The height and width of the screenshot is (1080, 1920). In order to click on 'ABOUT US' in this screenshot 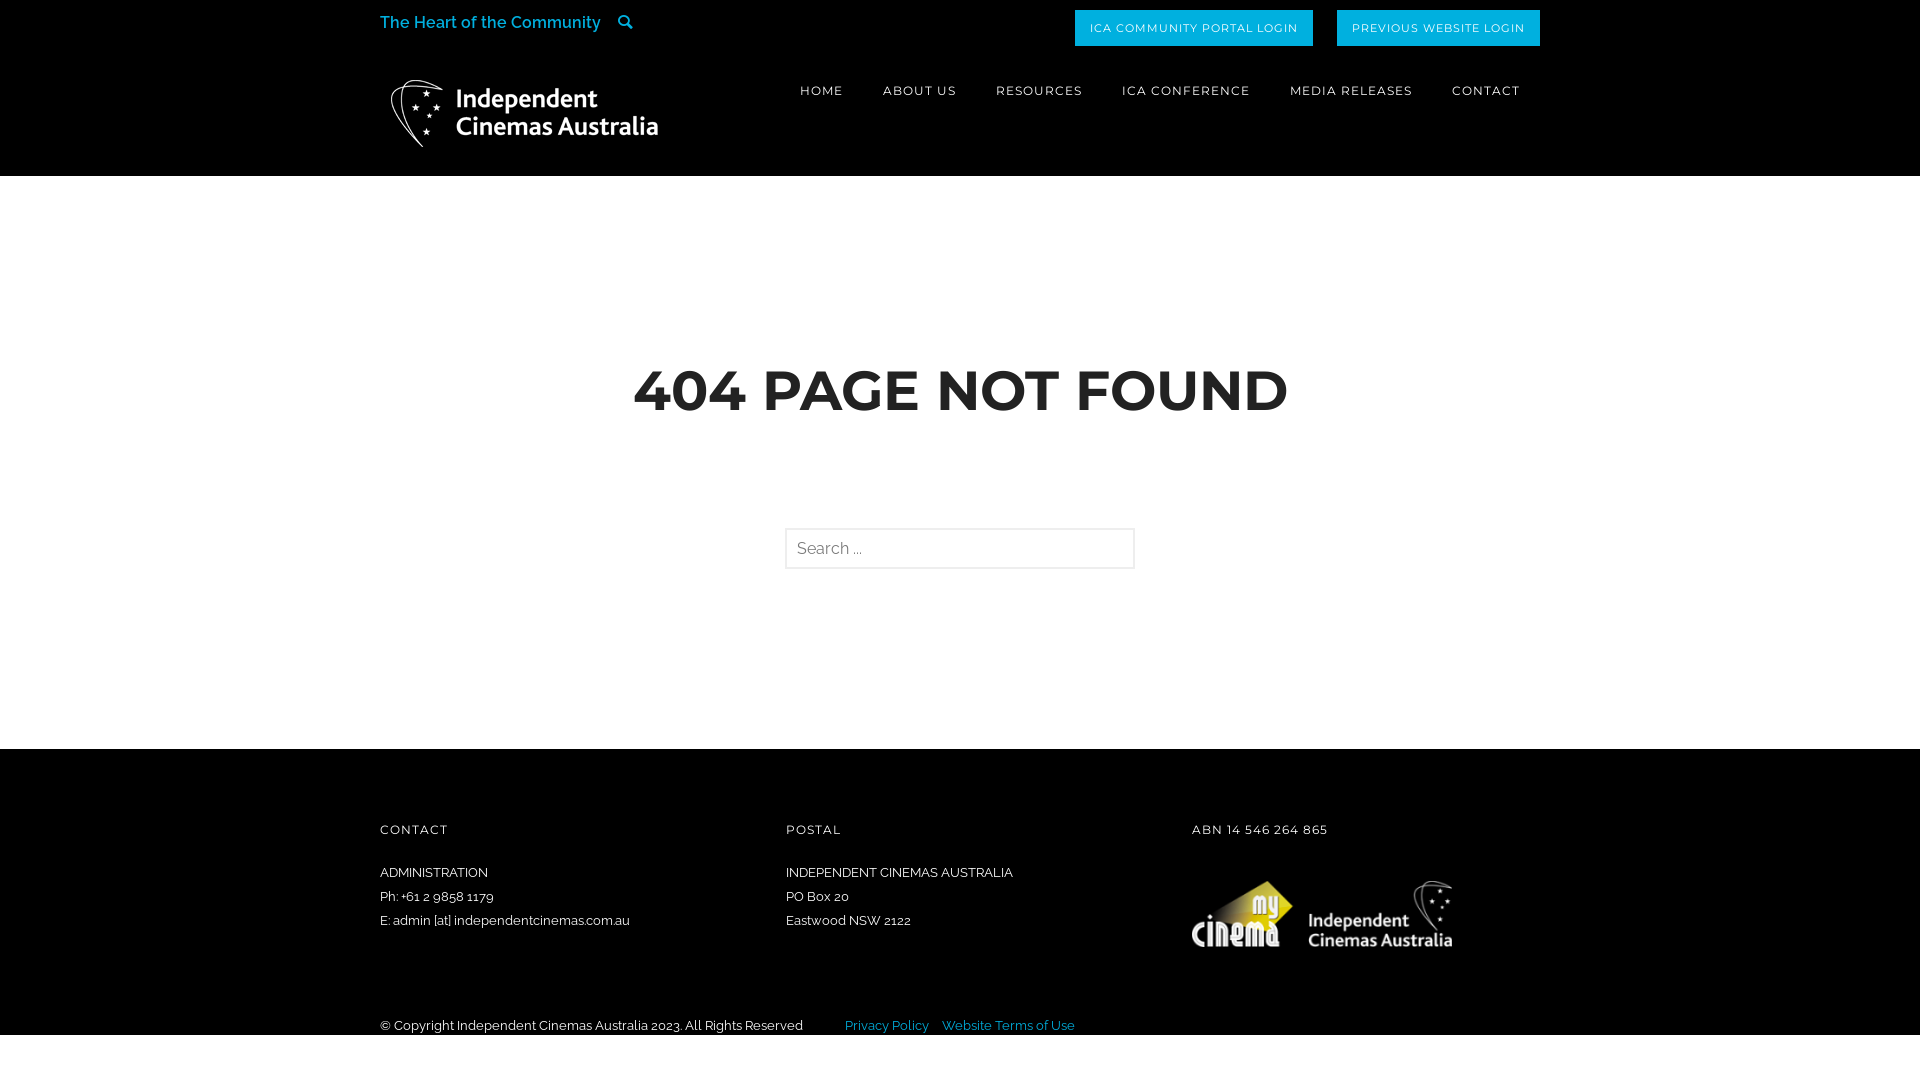, I will do `click(918, 90)`.